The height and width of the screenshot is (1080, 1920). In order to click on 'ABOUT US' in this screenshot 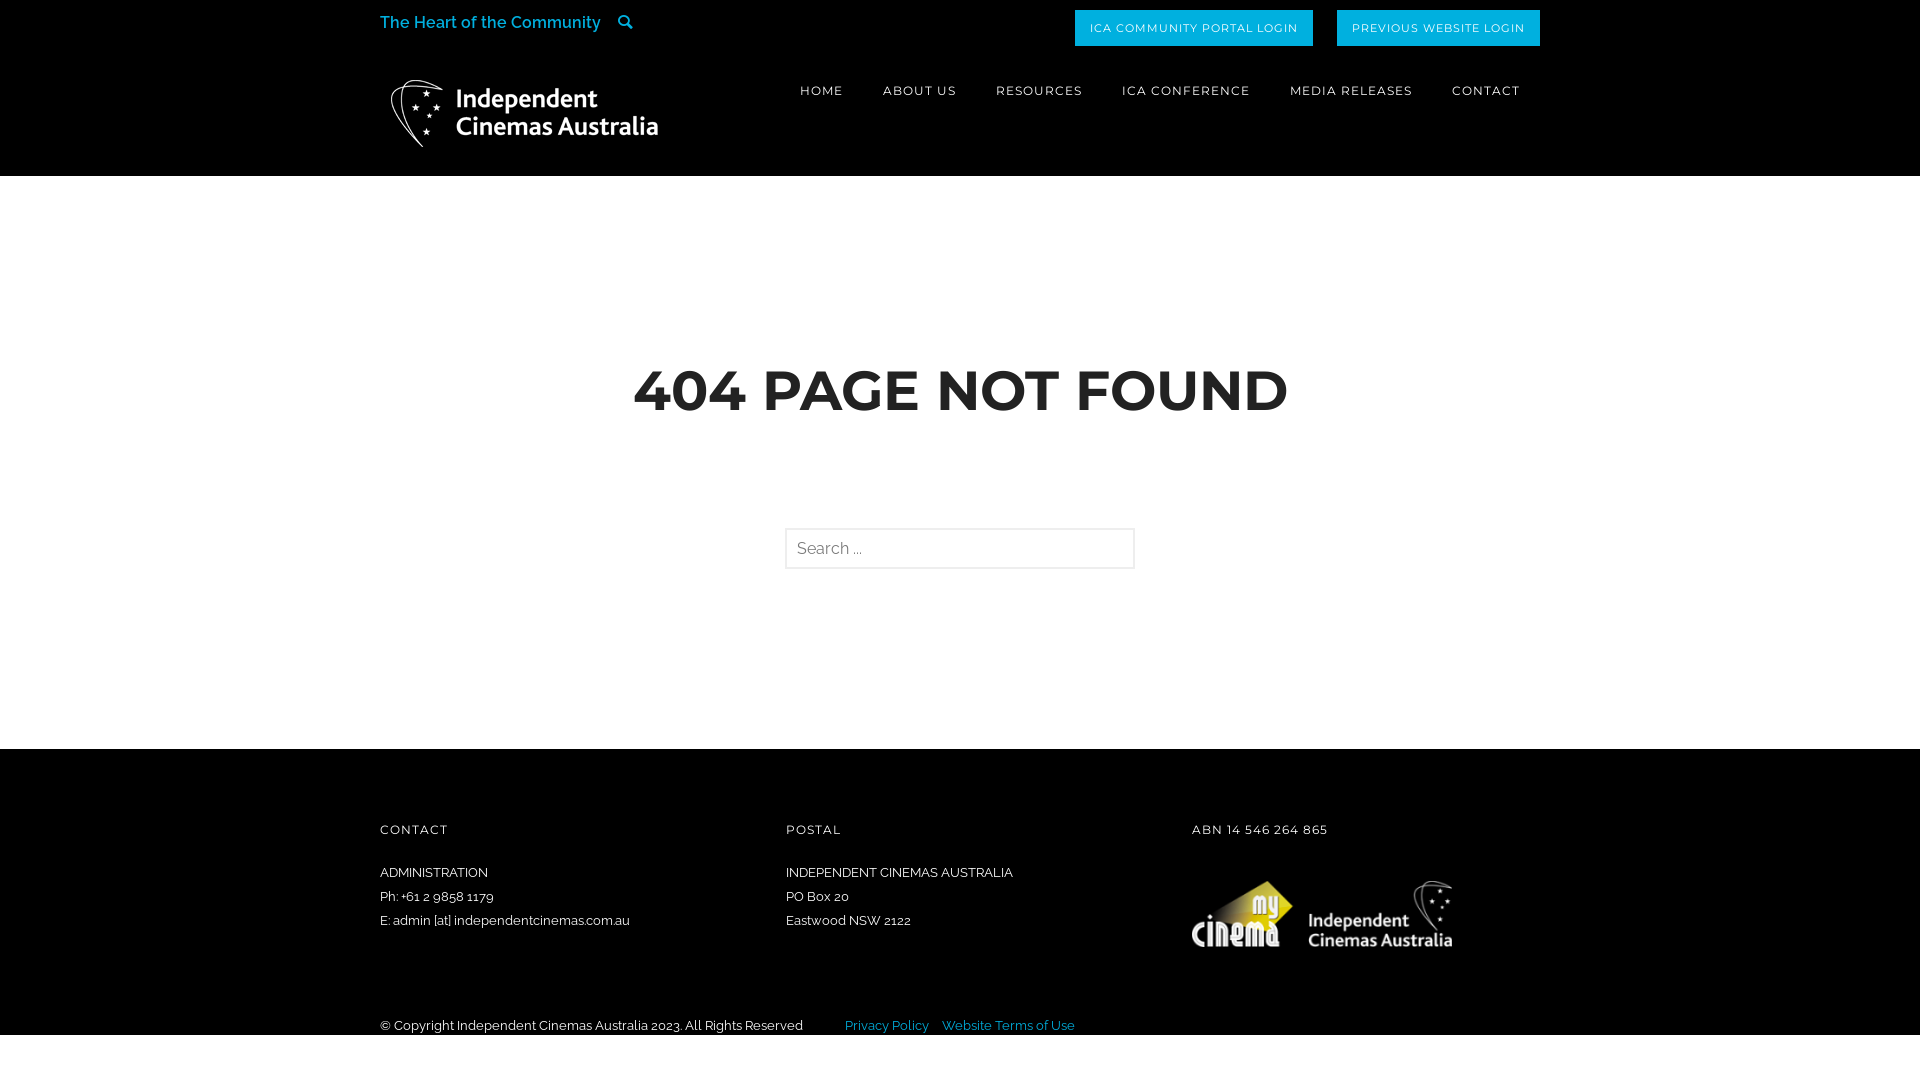, I will do `click(918, 90)`.